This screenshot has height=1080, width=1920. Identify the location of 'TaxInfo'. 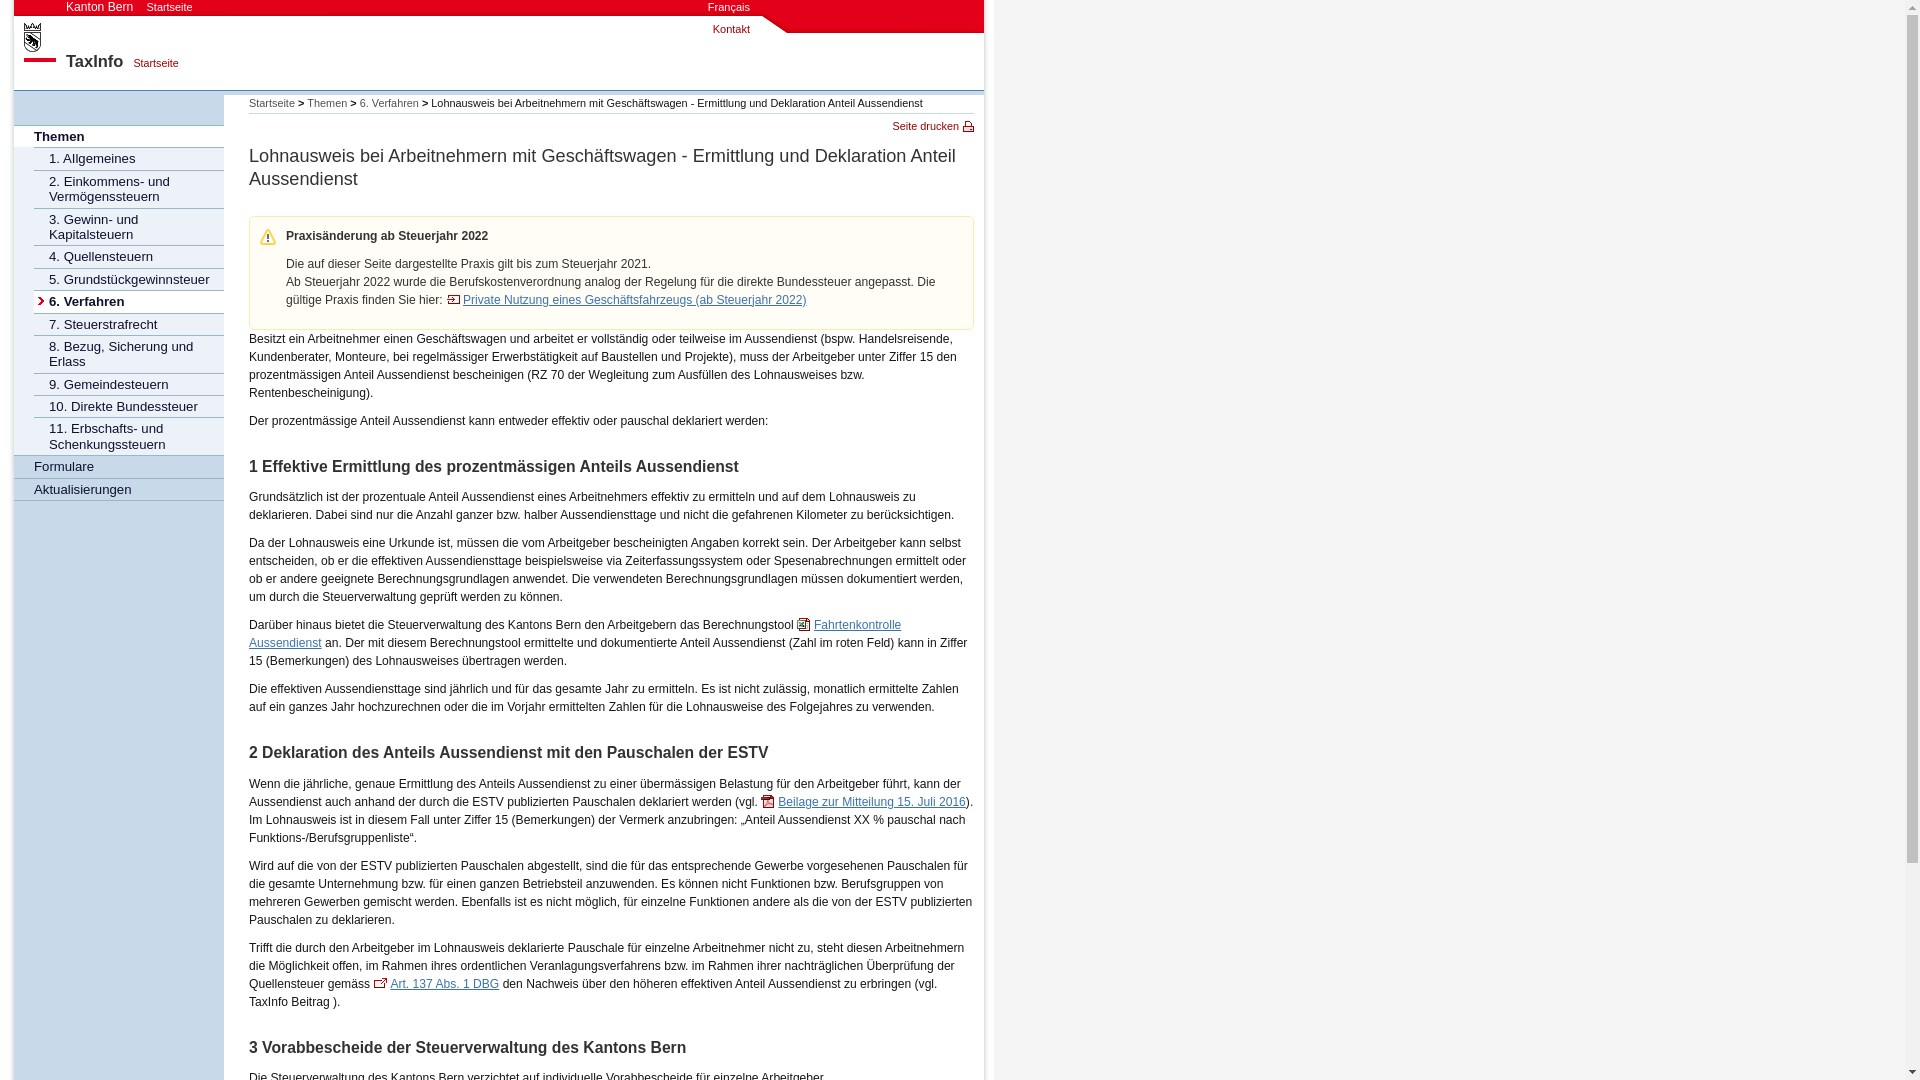
(93, 60).